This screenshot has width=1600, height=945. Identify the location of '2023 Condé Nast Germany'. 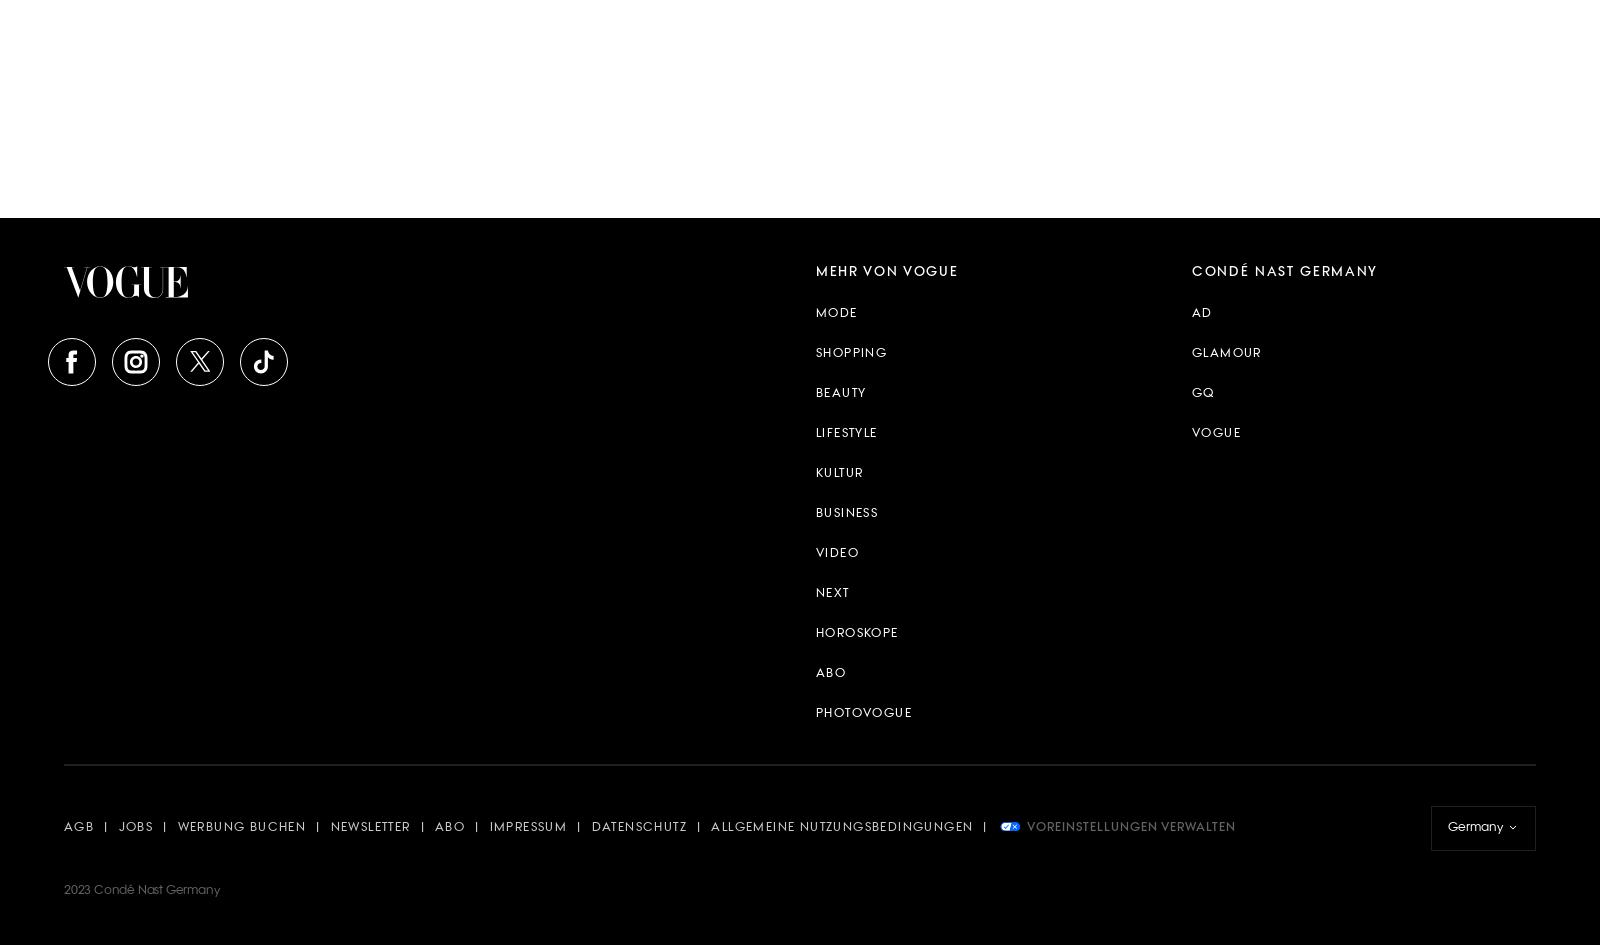
(140, 890).